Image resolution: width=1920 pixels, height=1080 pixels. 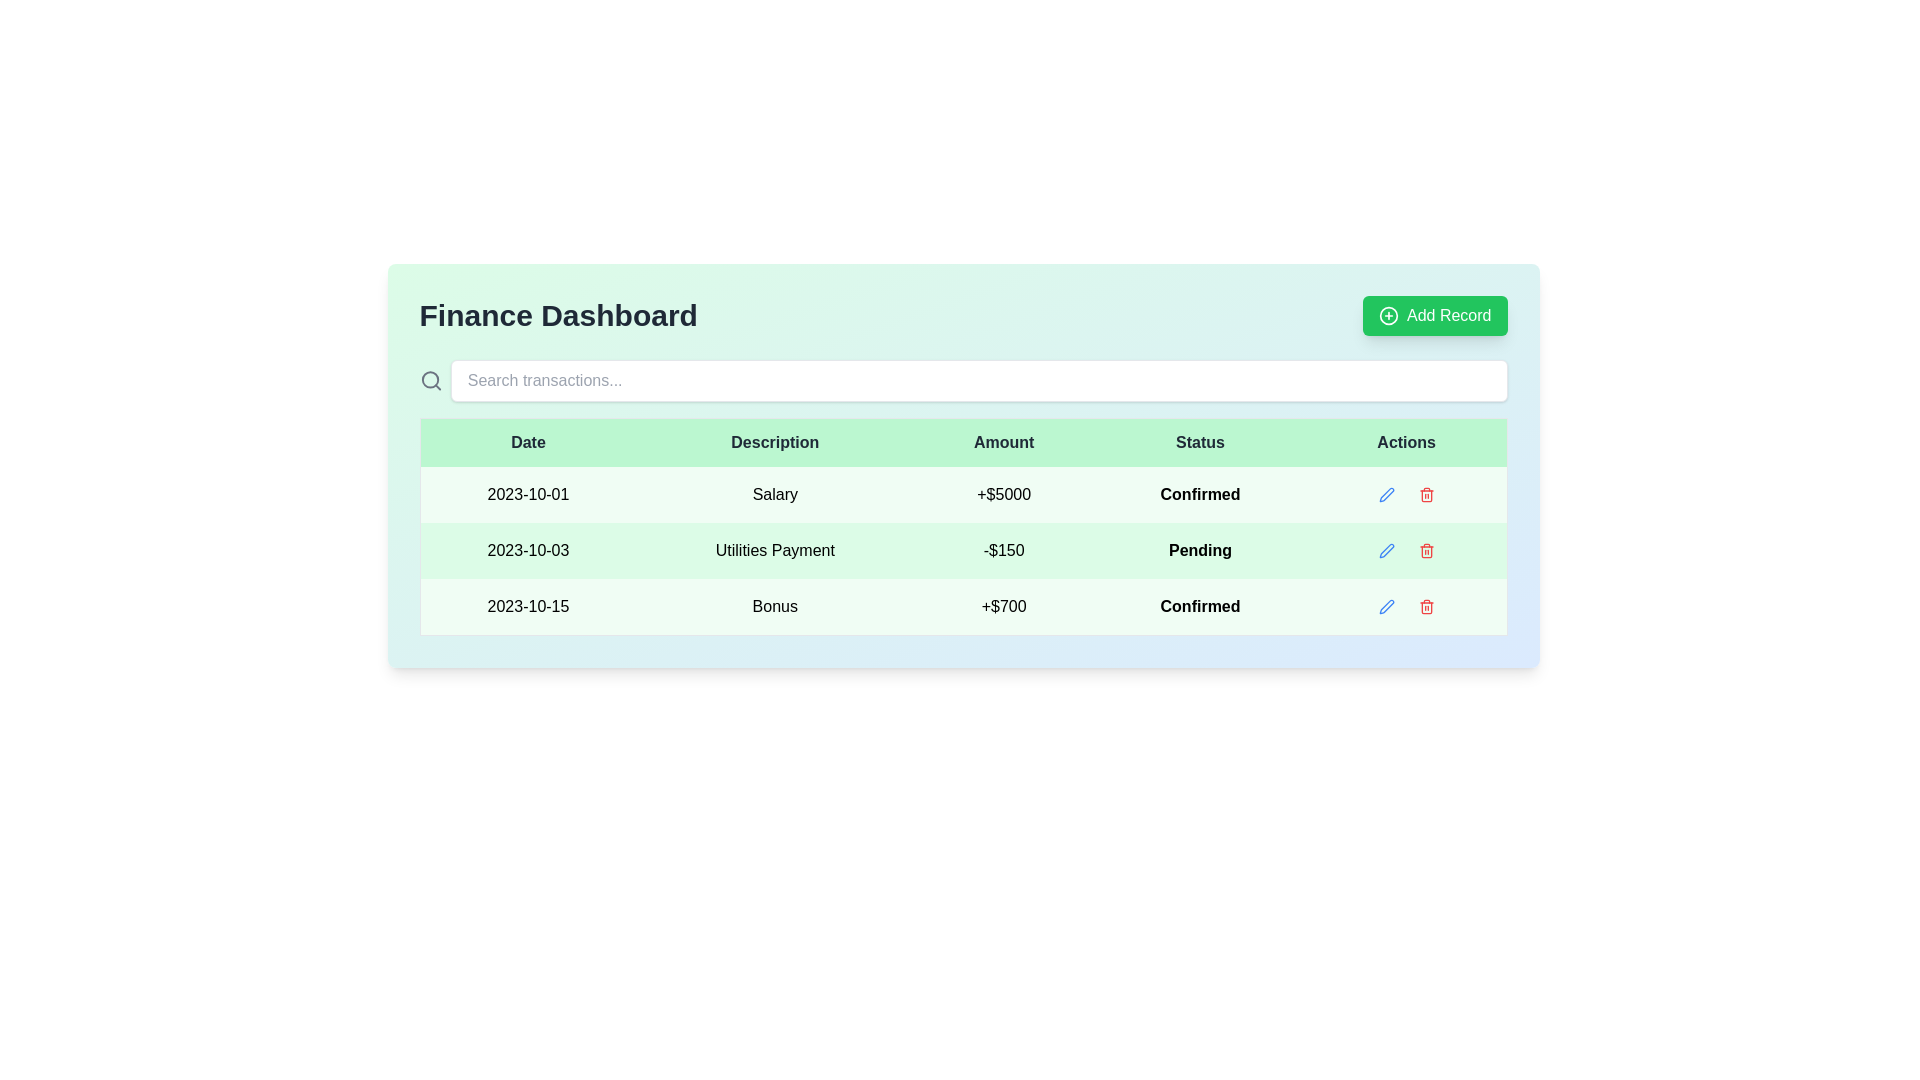 I want to click on the header label in the table that contains the word 'Description', which is displayed in black text on a green background, located in the second column of the header row, so click(x=774, y=441).